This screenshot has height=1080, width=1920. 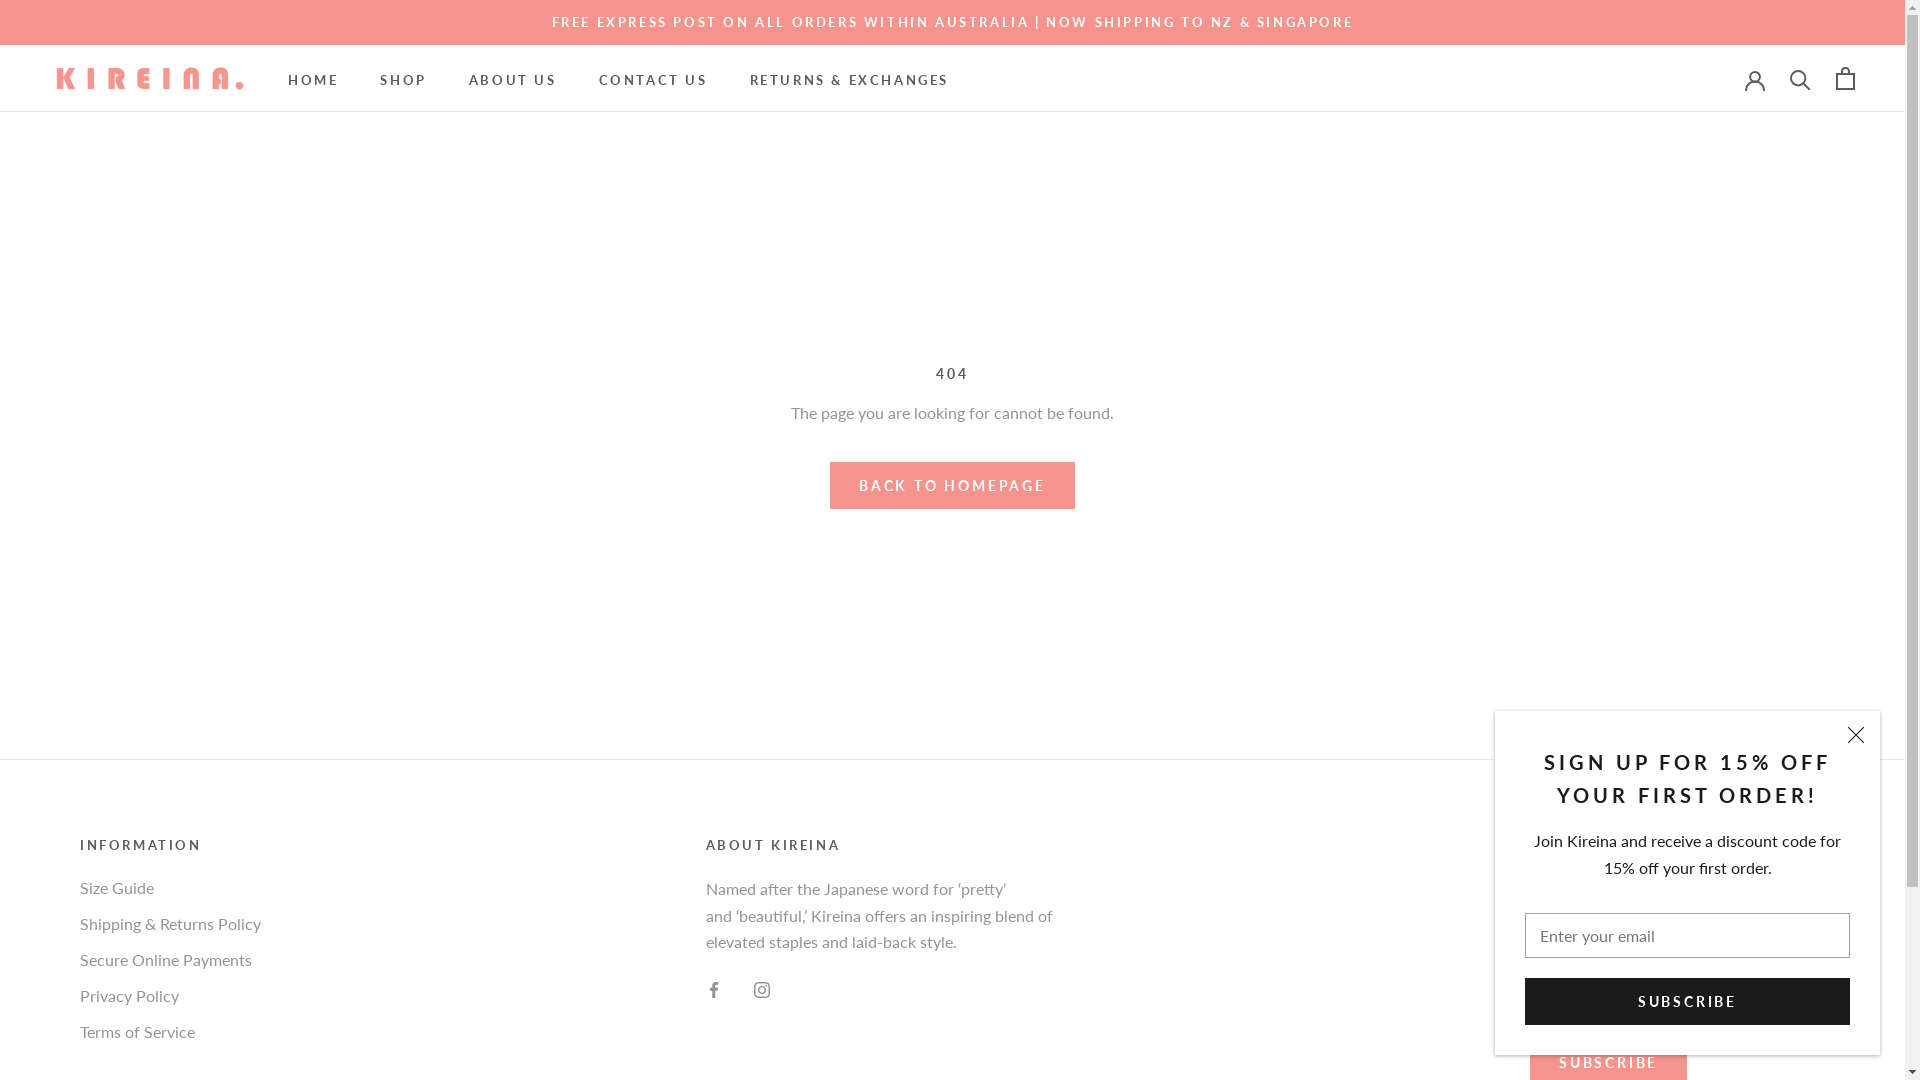 I want to click on 'Privacy Policy', so click(x=170, y=995).